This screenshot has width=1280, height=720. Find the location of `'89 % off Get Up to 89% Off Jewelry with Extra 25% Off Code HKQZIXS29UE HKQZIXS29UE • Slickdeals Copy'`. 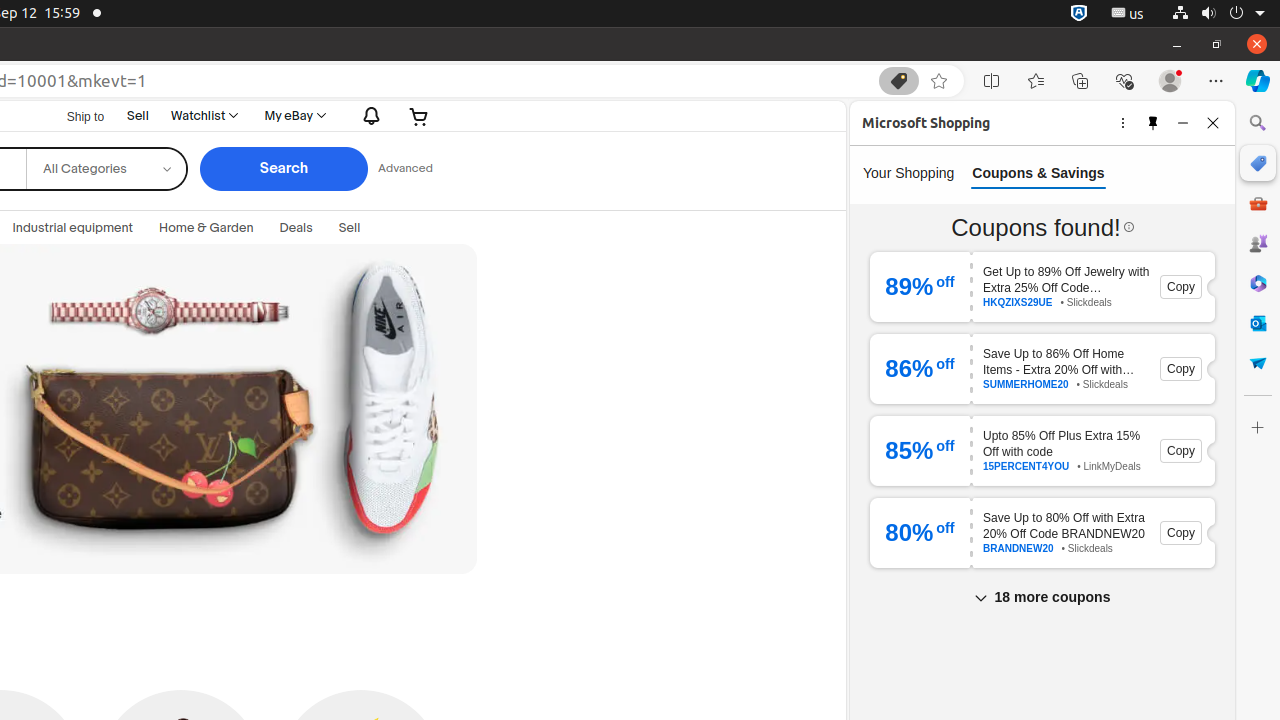

'89 % off Get Up to 89% Off Jewelry with Extra 25% Off Code HKQZIXS29UE HKQZIXS29UE • Slickdeals Copy' is located at coordinates (1041, 286).